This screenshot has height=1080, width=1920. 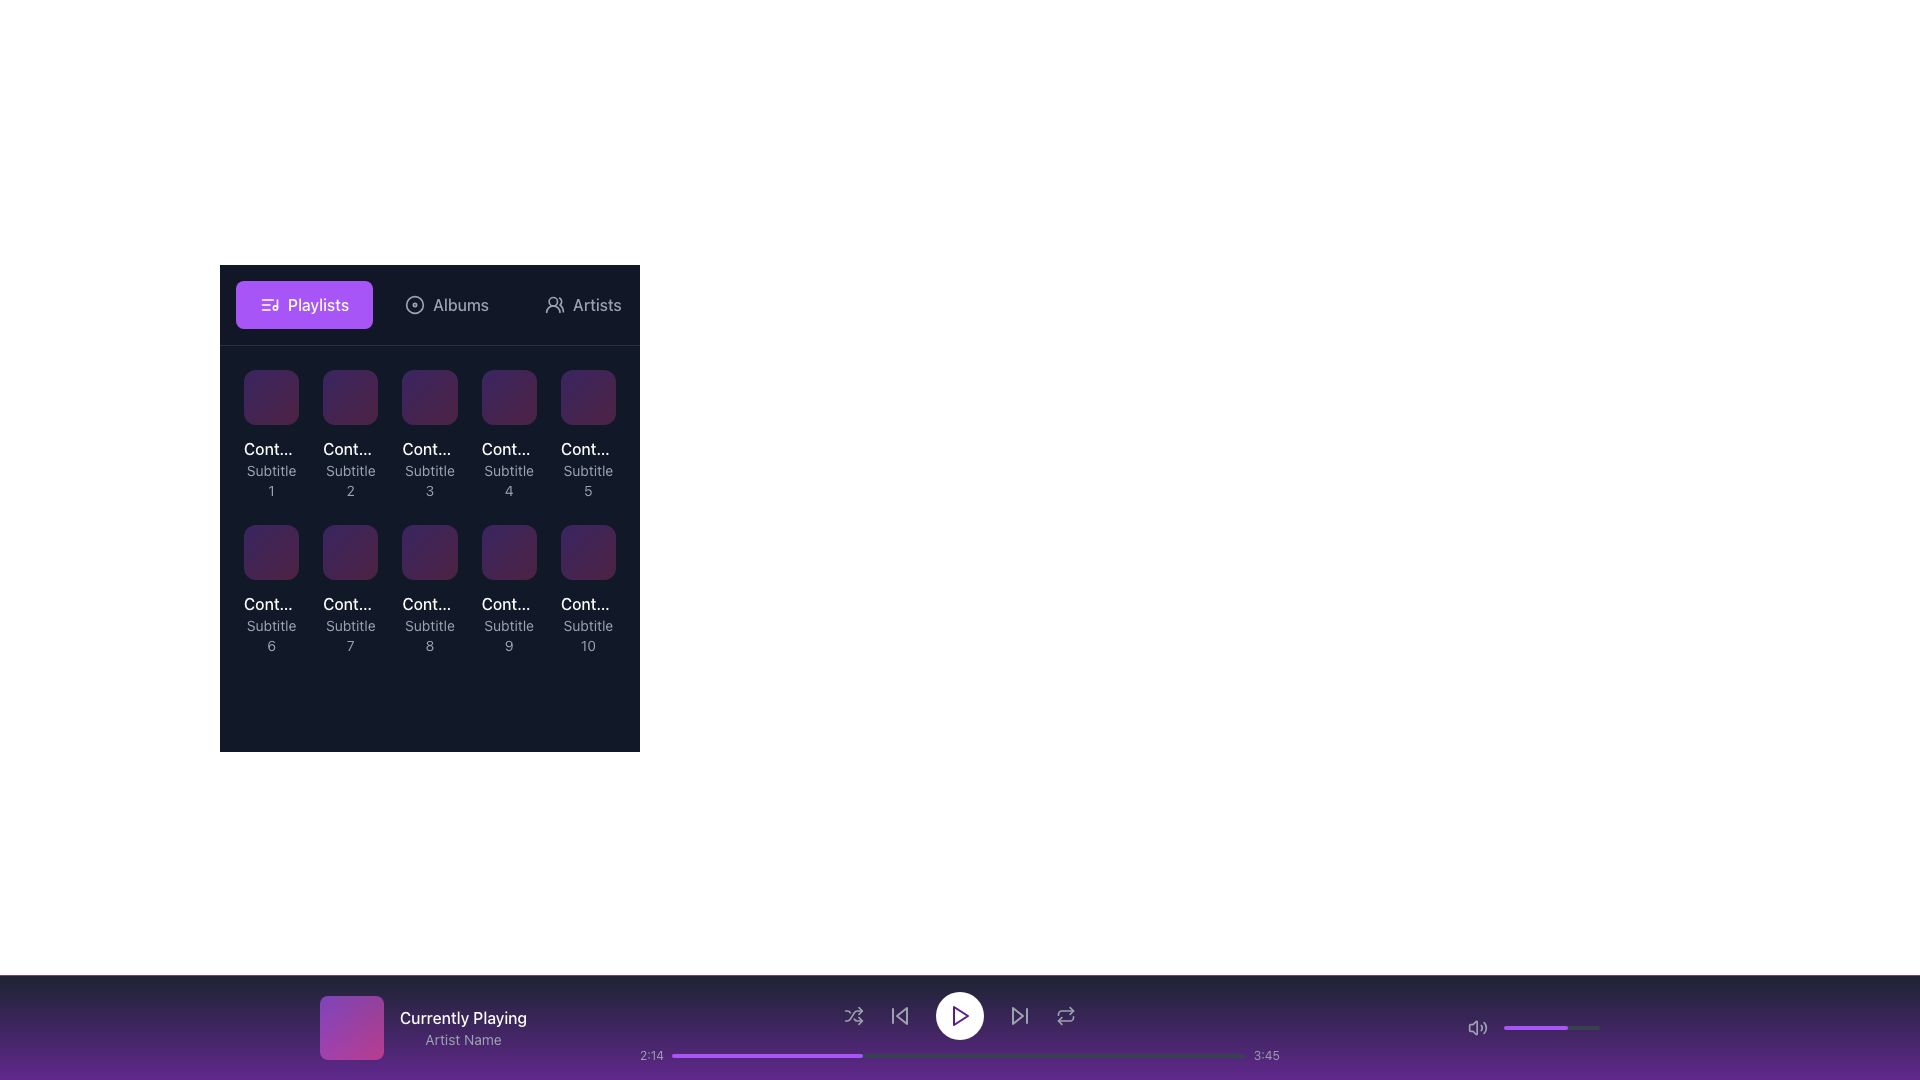 I want to click on the playback position, so click(x=962, y=1055).